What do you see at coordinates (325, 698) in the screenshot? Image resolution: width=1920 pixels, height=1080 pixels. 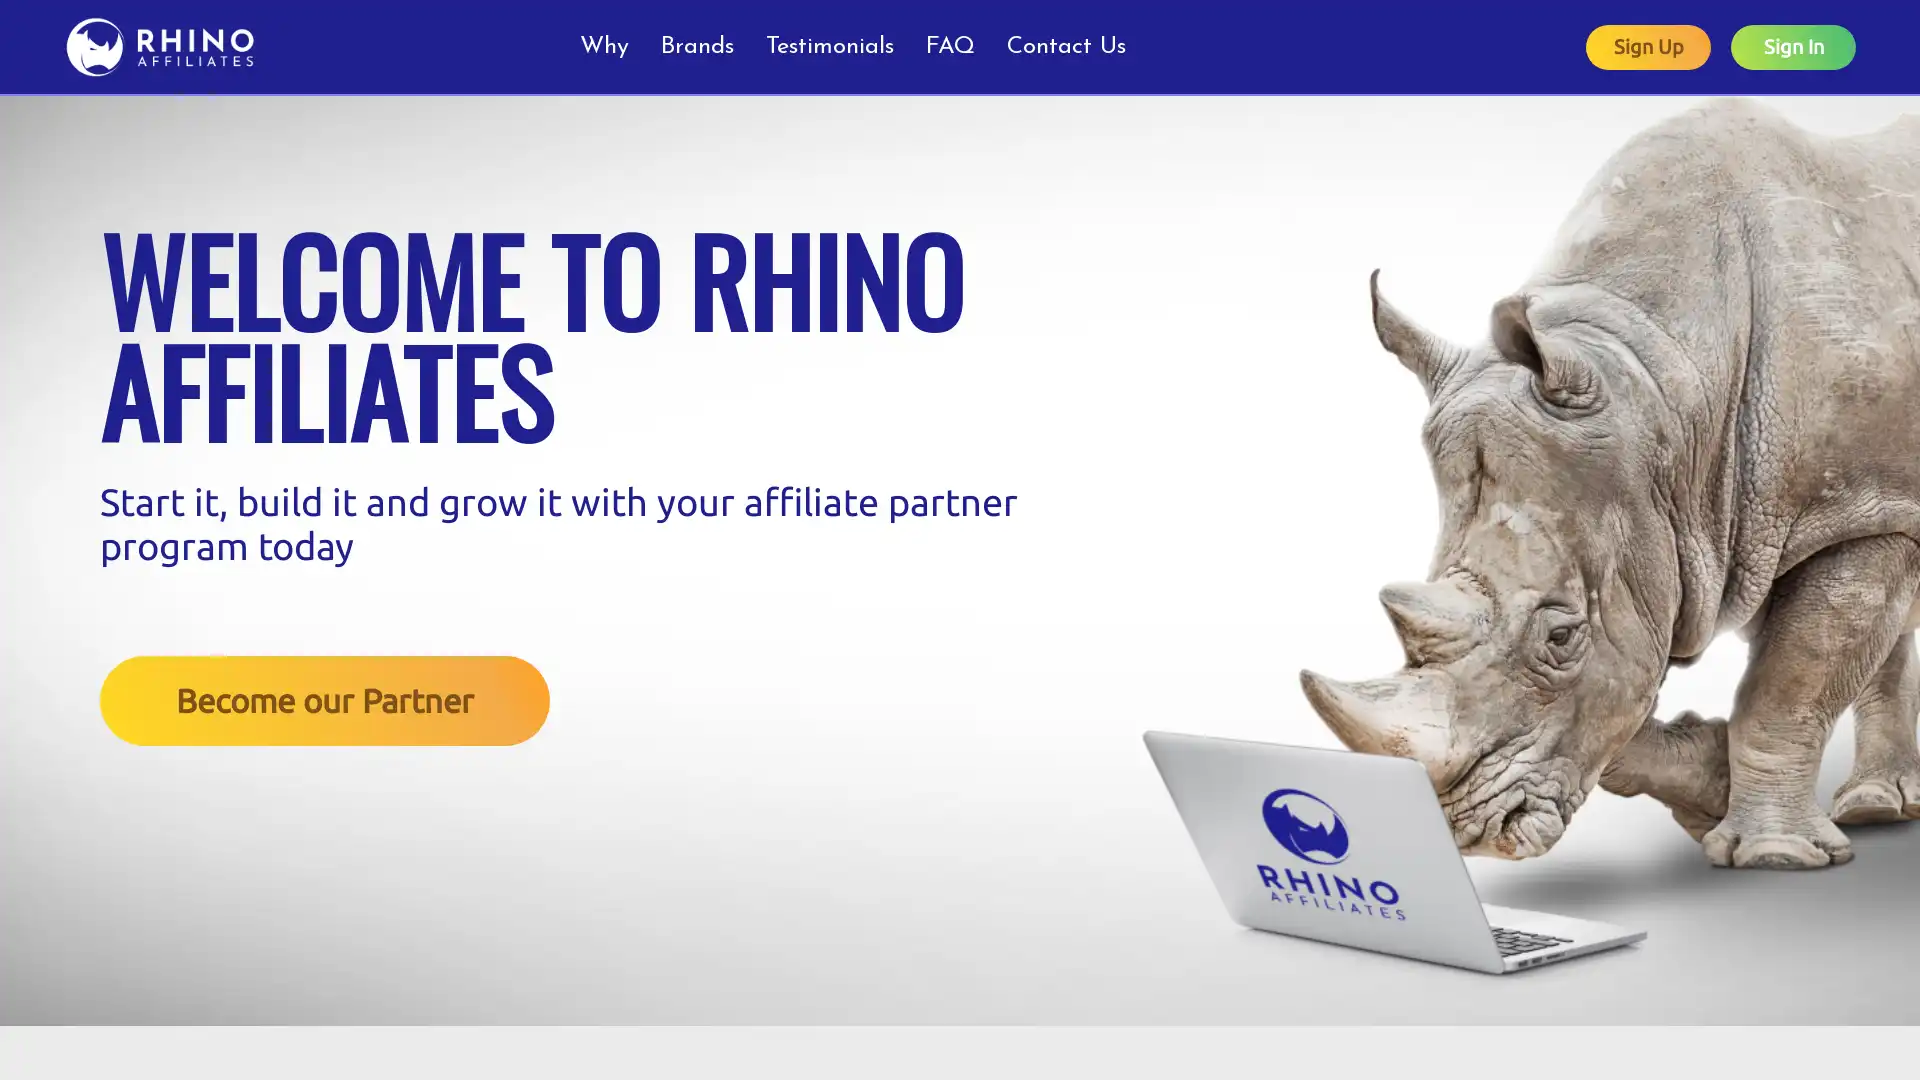 I see `Become our Partner` at bounding box center [325, 698].